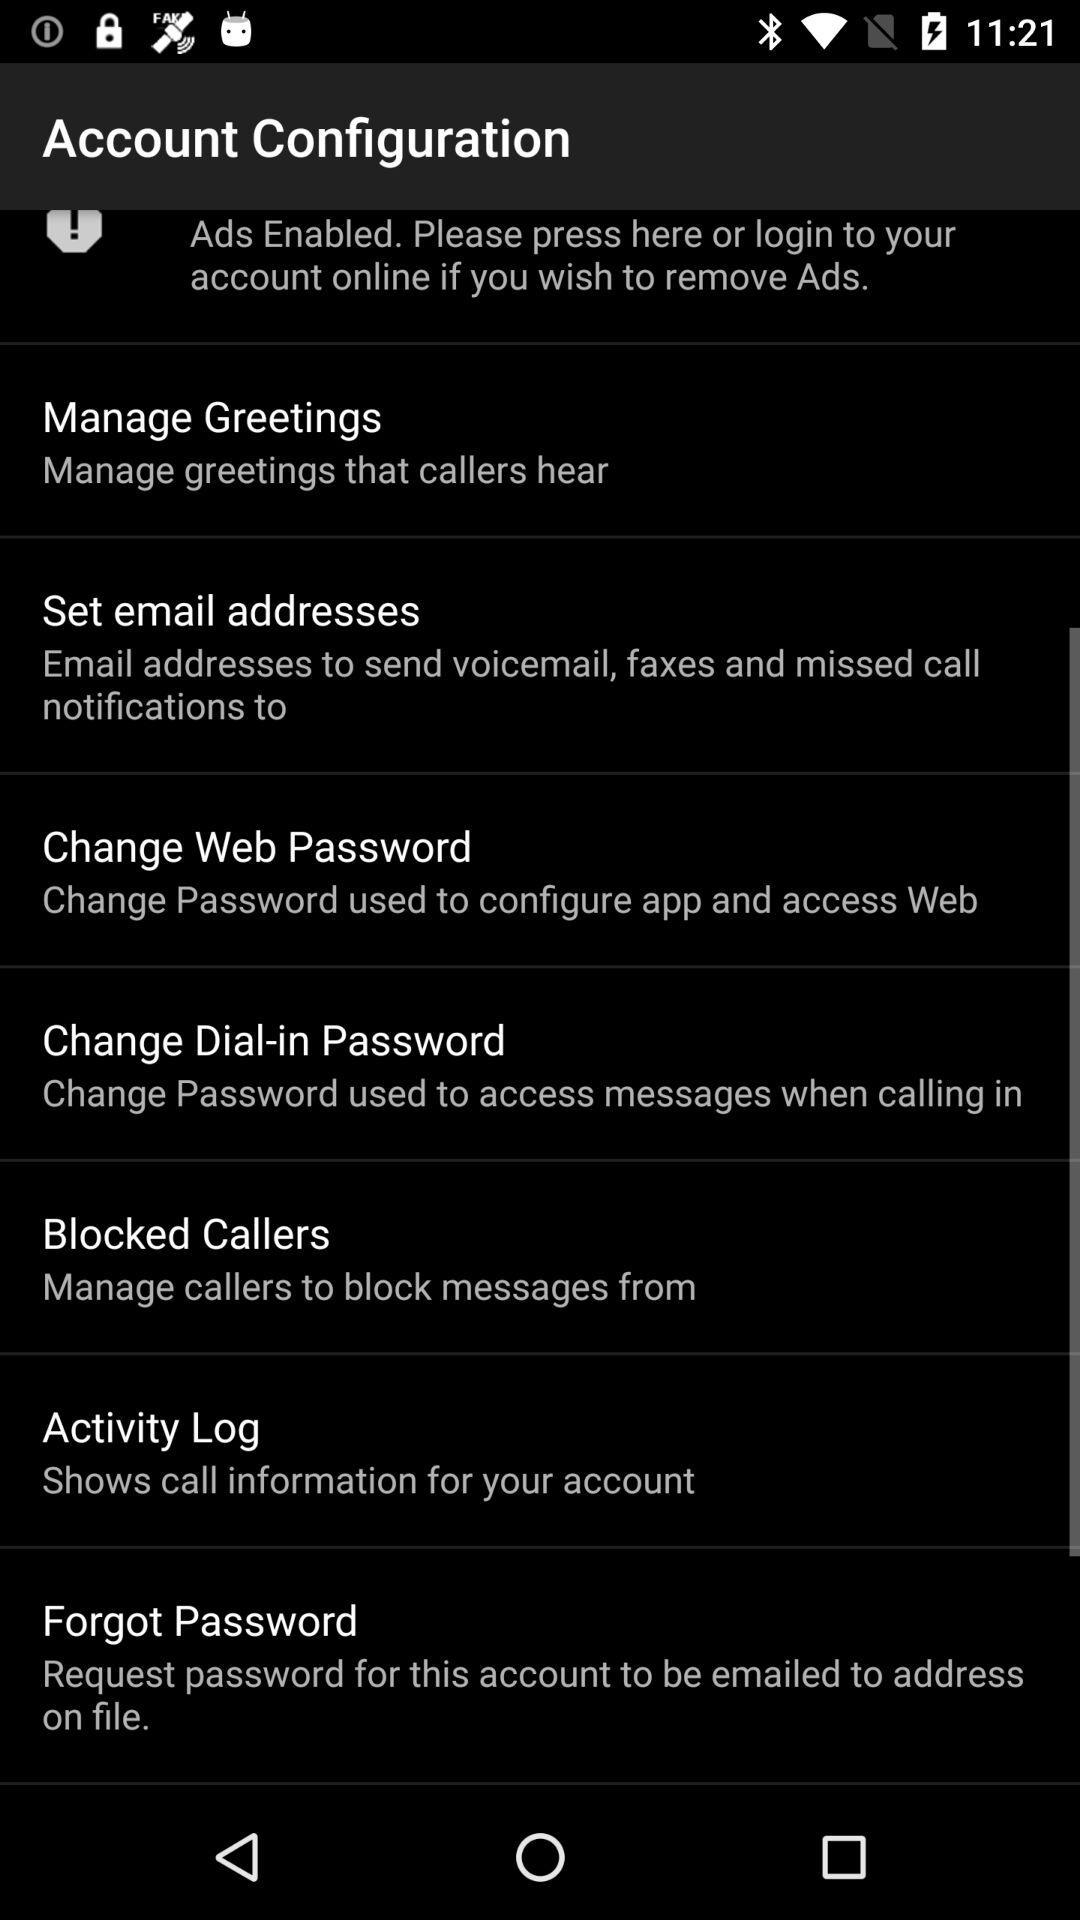  Describe the element at coordinates (150, 1424) in the screenshot. I see `the icon below the manage callers to` at that location.